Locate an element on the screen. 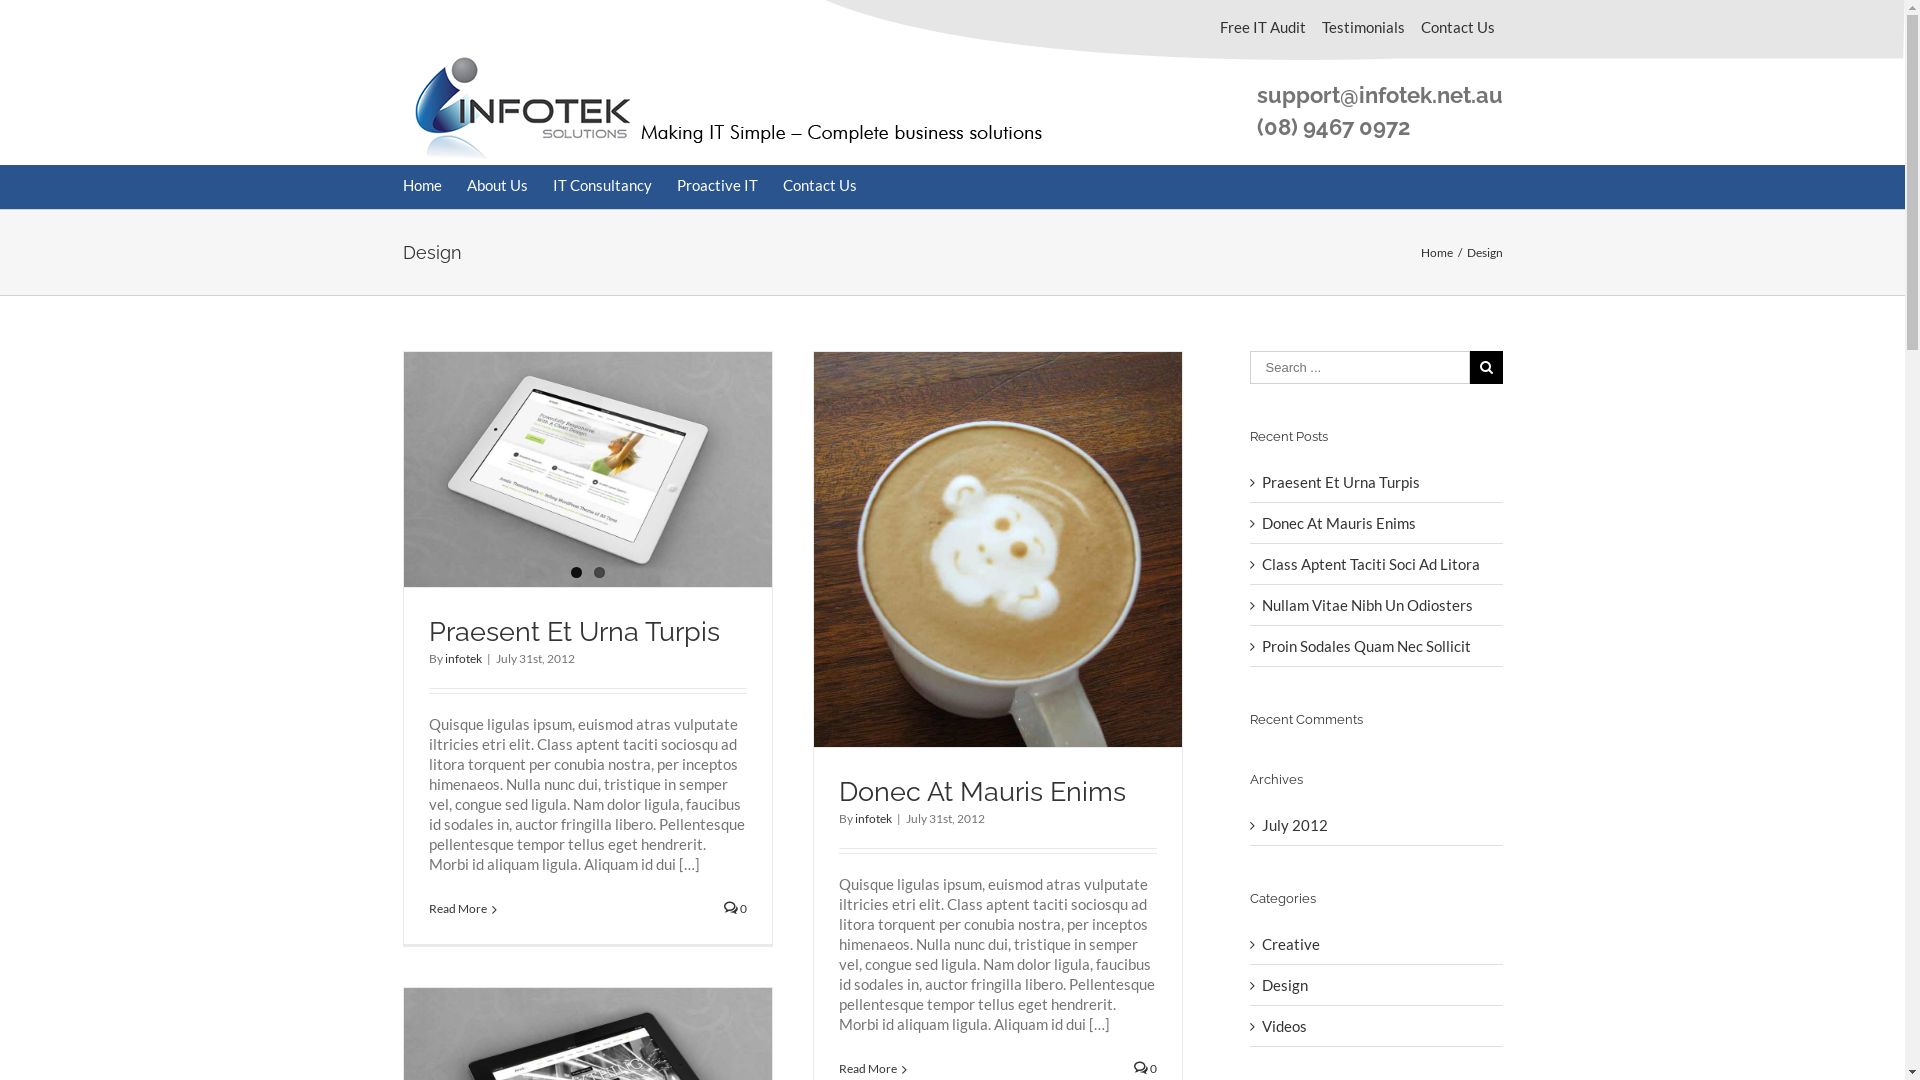  'IT Consultancy' is located at coordinates (600, 186).